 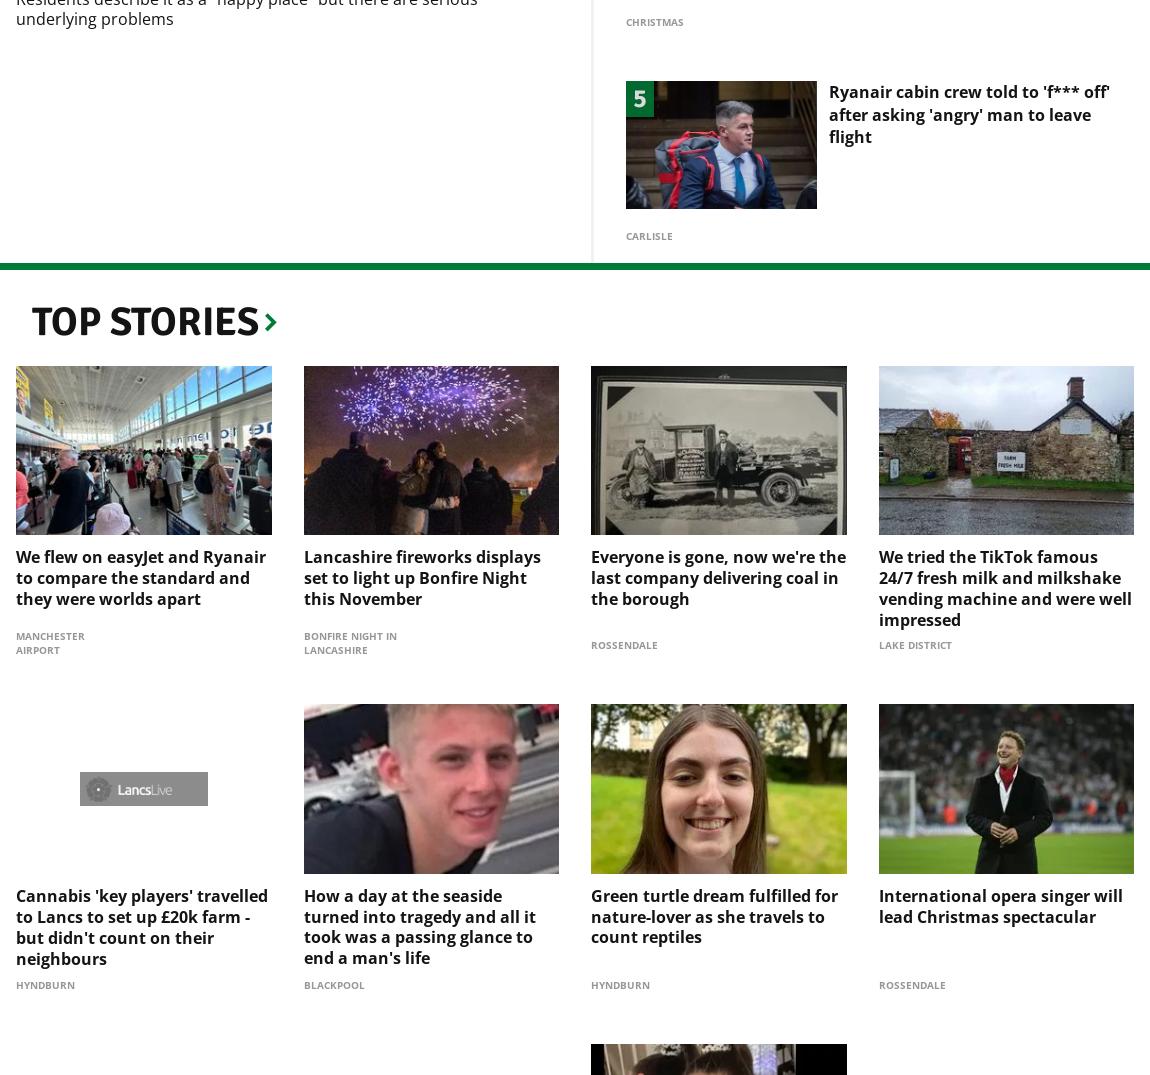 I want to click on 'Everyone is gone, now we're the last company delivering coal in the borough', so click(x=717, y=544).